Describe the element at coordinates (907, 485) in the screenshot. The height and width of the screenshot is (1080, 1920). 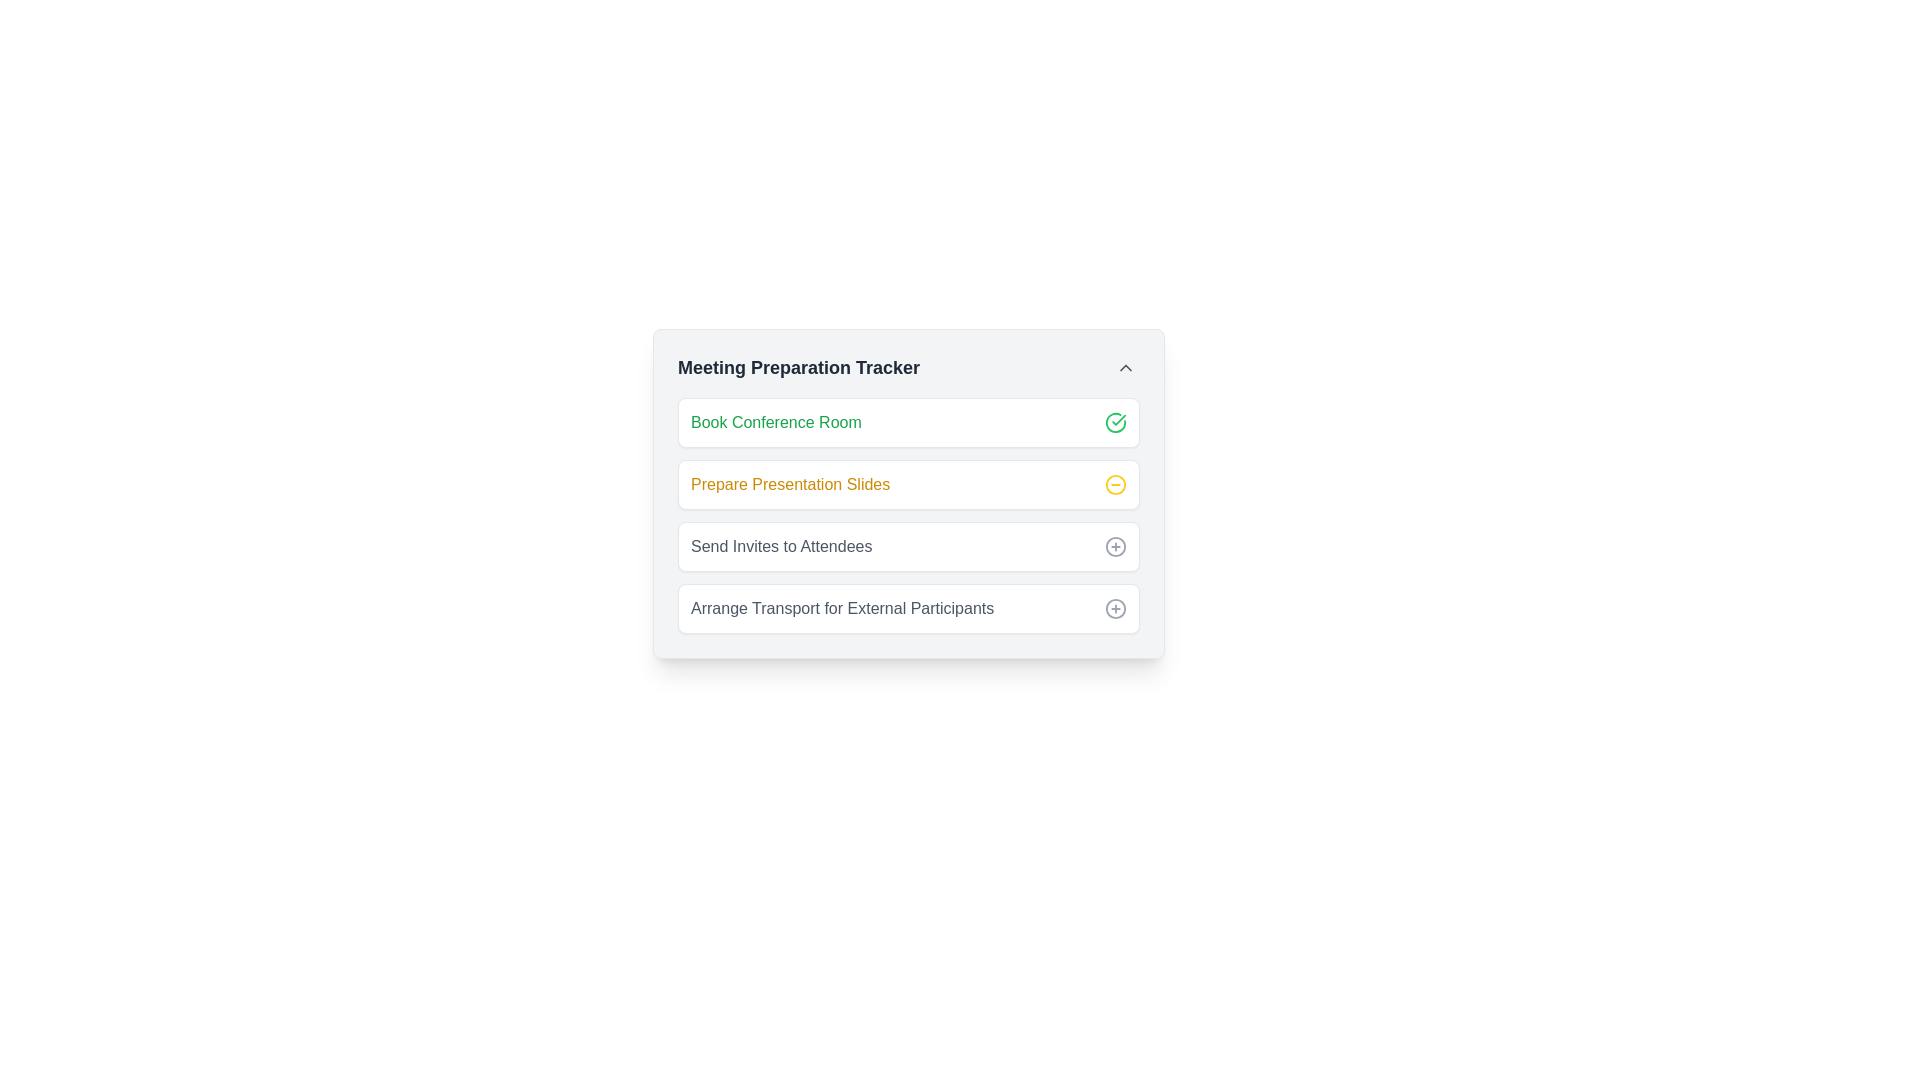
I see `the task entry labeled 'Prepare Presentation Slides' to mark it as completed` at that location.